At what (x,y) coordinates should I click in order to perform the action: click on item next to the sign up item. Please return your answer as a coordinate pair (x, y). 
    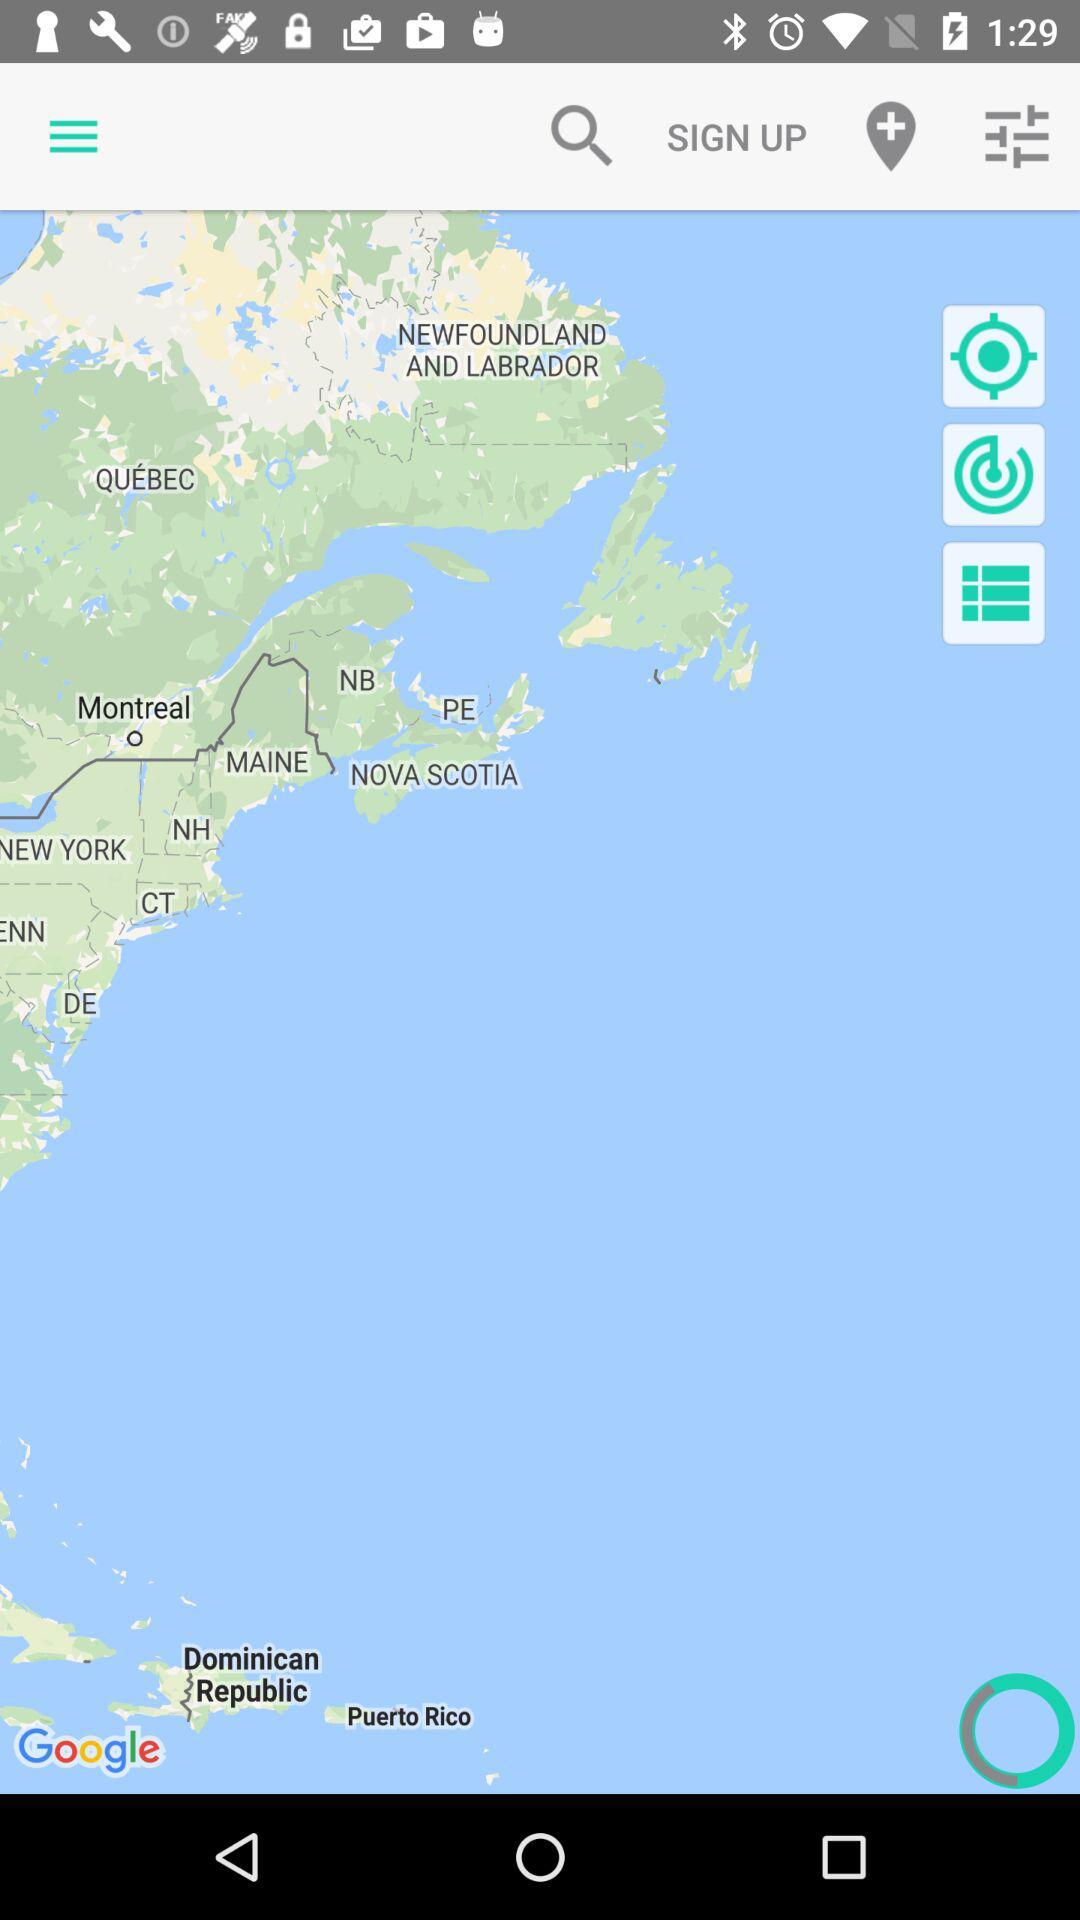
    Looking at the image, I should click on (890, 135).